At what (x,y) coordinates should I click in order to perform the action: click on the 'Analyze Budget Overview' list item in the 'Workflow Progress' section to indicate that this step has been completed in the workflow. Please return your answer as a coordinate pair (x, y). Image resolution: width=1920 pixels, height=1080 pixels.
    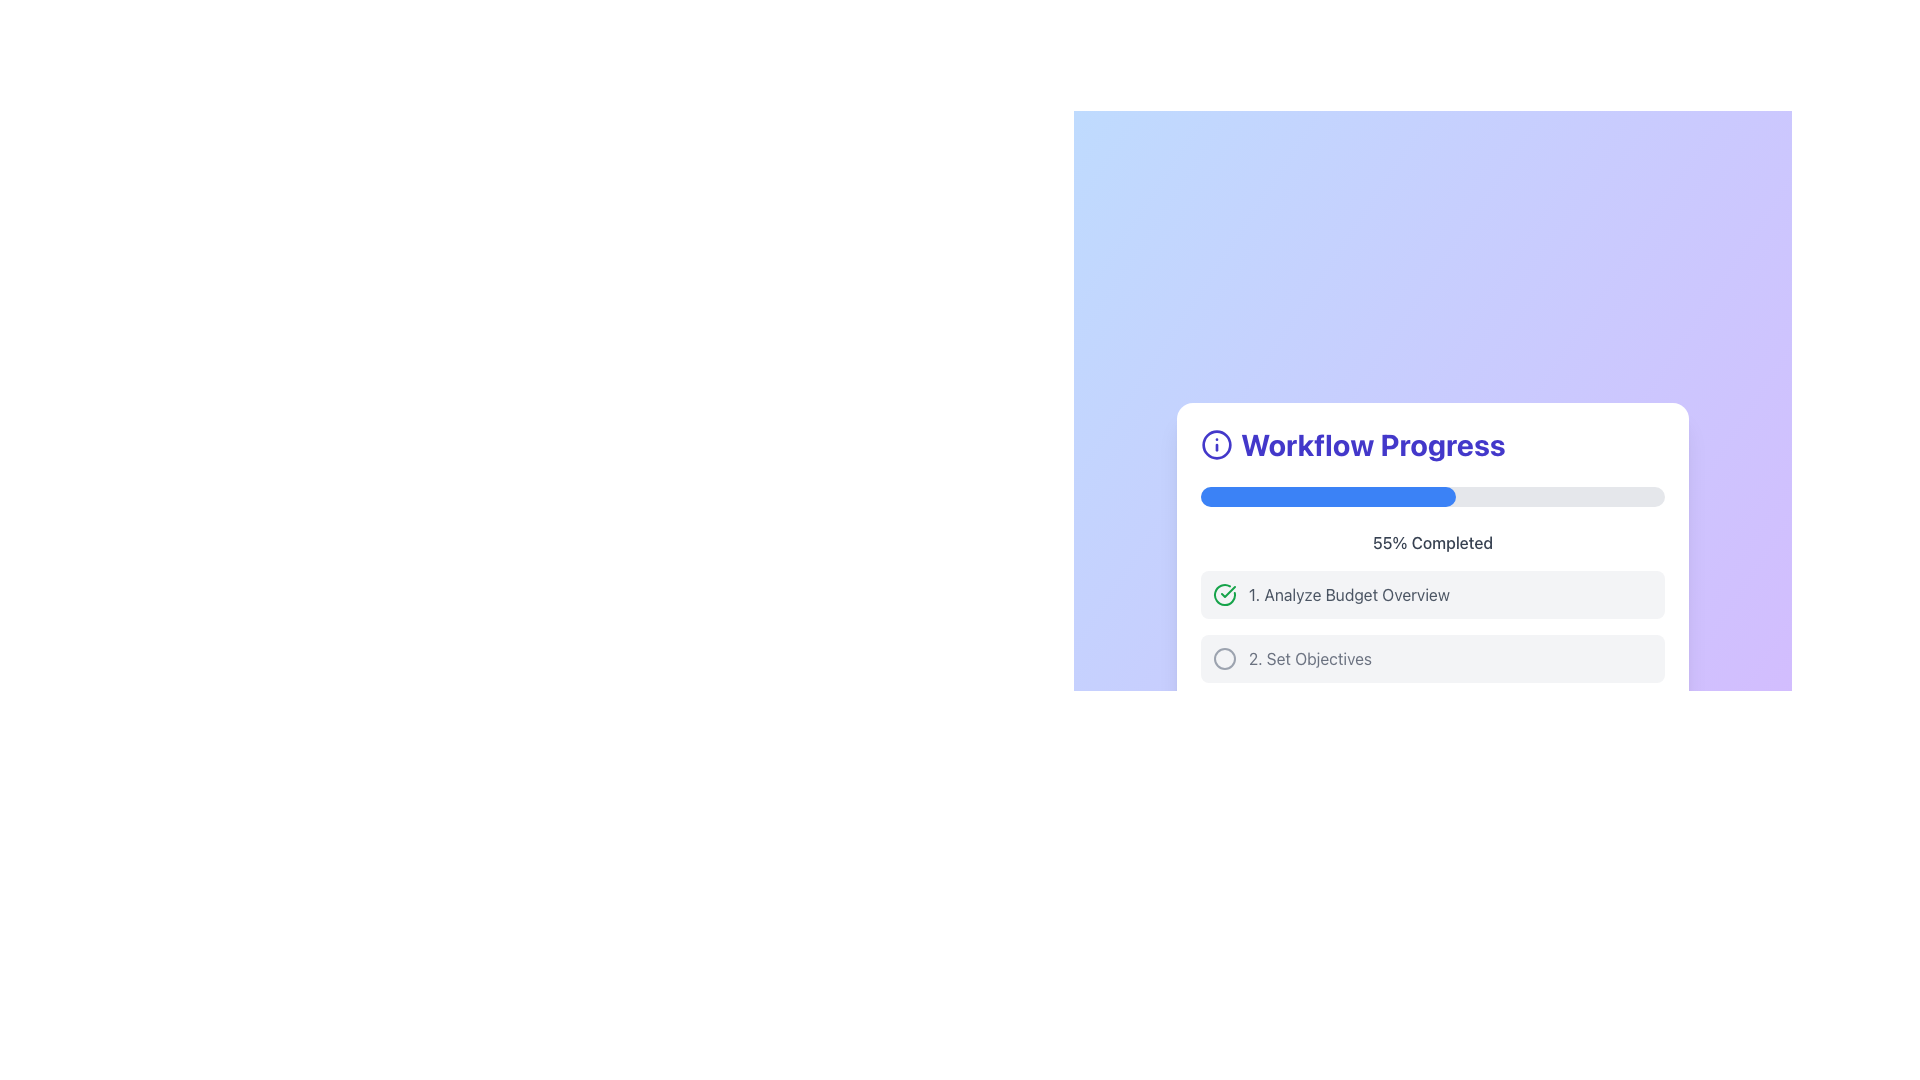
    Looking at the image, I should click on (1432, 593).